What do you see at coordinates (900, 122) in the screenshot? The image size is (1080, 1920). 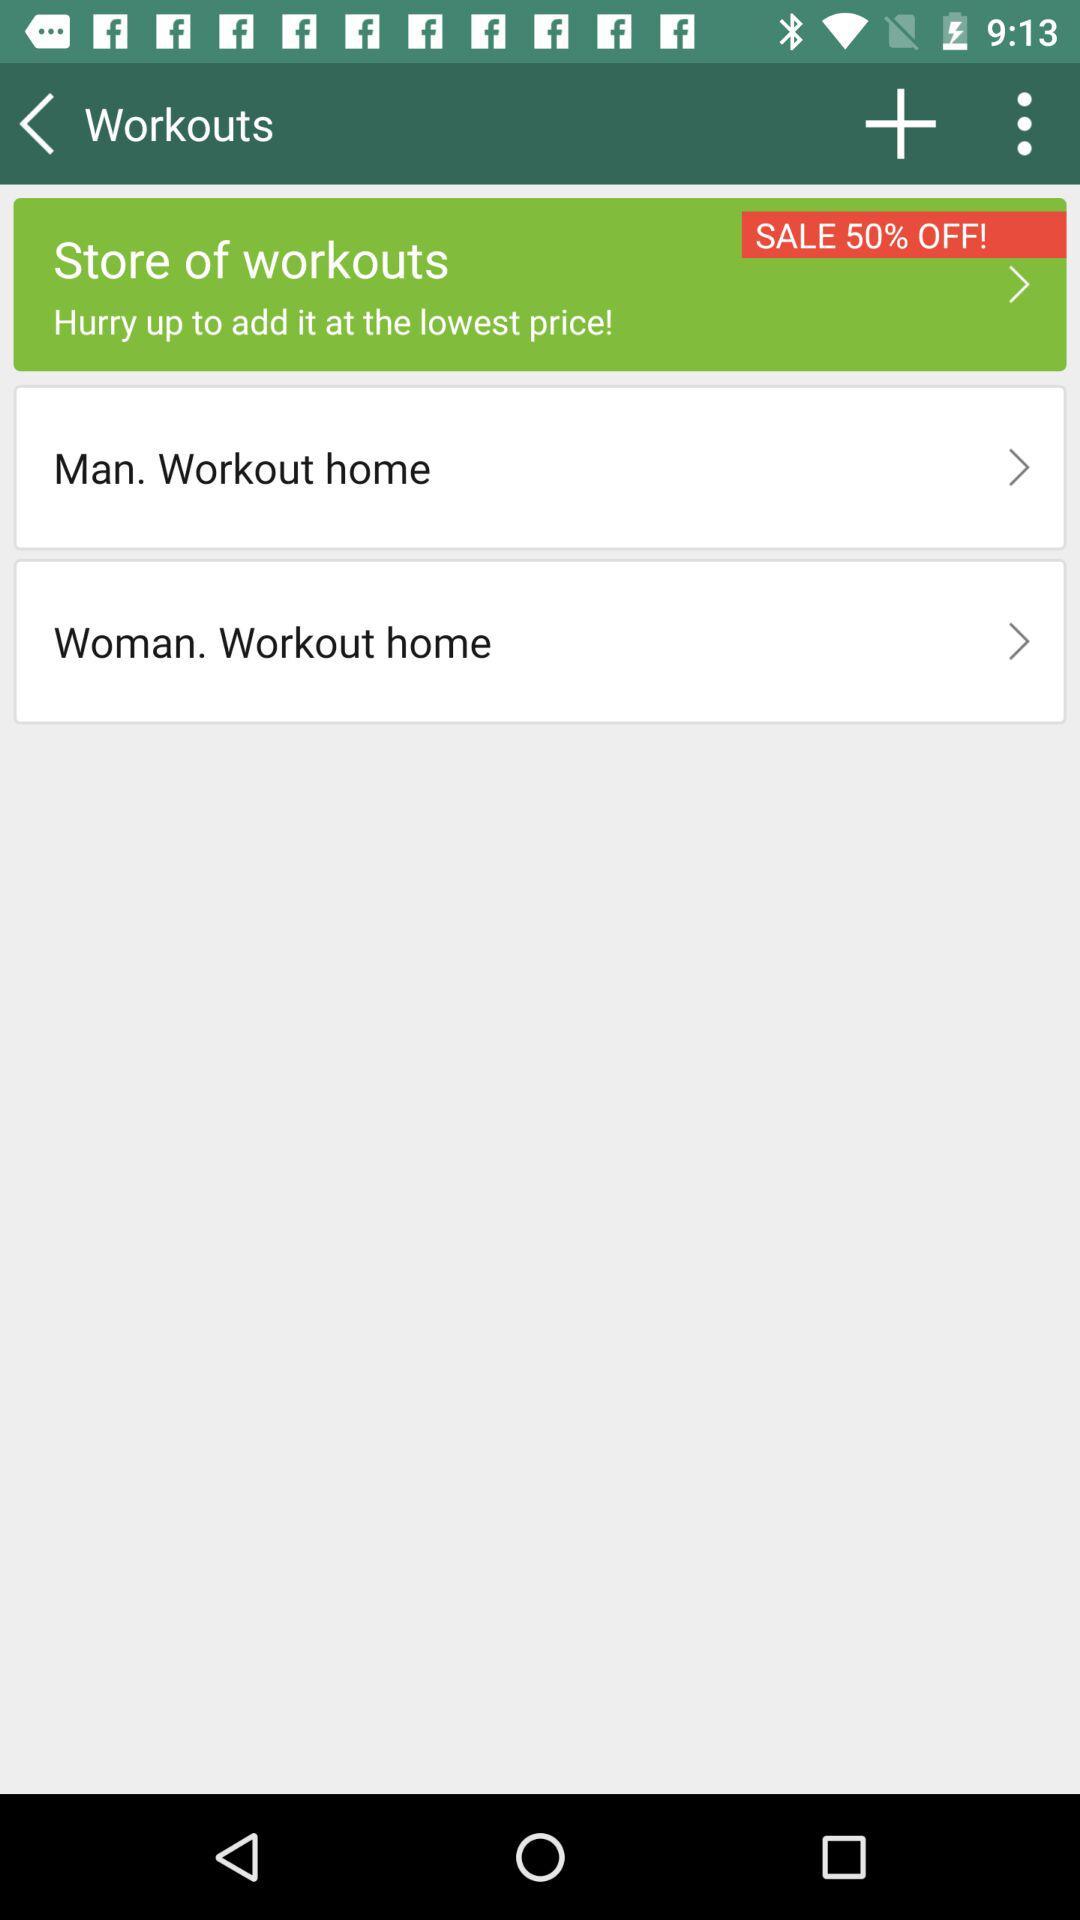 I see `the item above the store of workouts app` at bounding box center [900, 122].